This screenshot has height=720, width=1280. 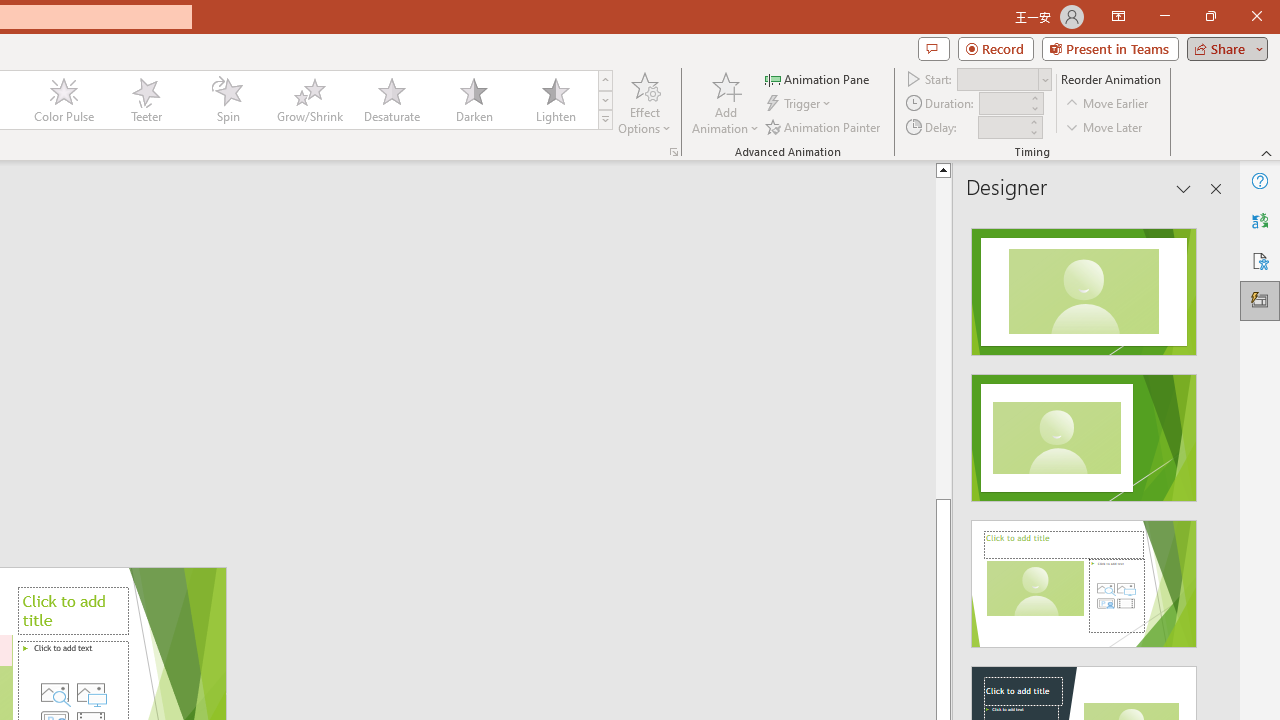 What do you see at coordinates (227, 100) in the screenshot?
I see `'Spin'` at bounding box center [227, 100].